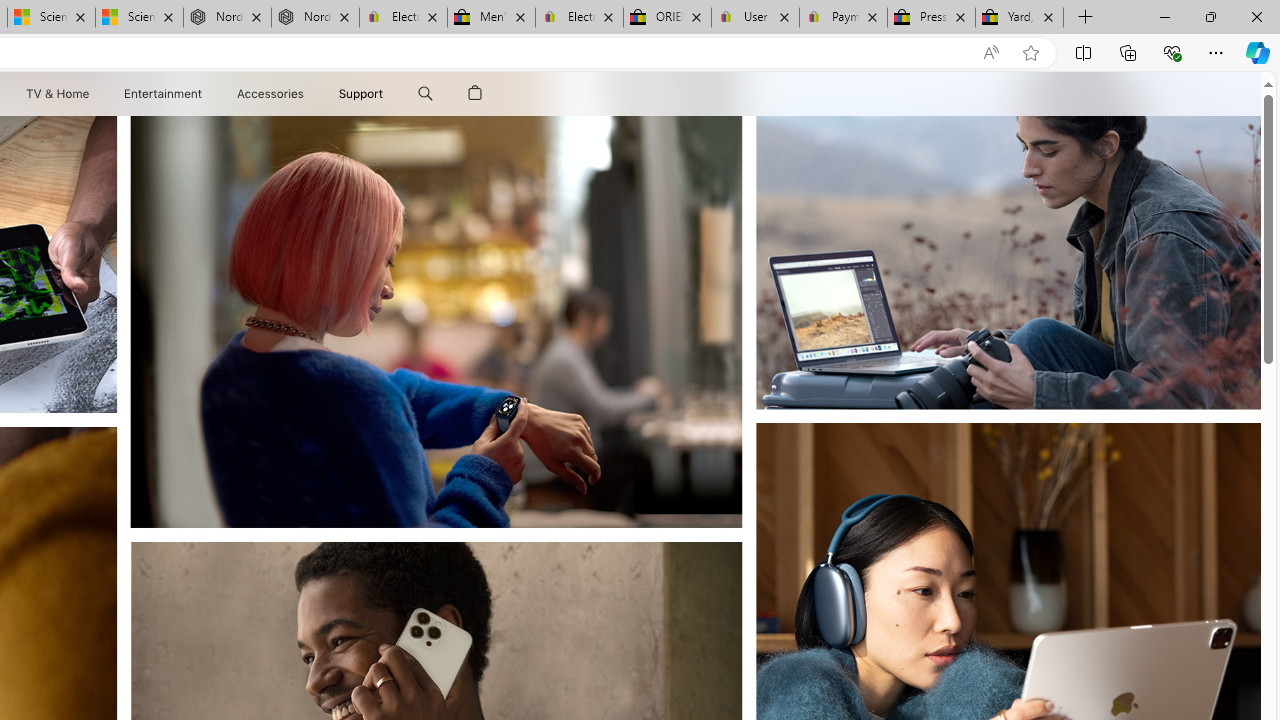 The image size is (1280, 720). What do you see at coordinates (56, 93) in the screenshot?
I see `'TV & Home'` at bounding box center [56, 93].